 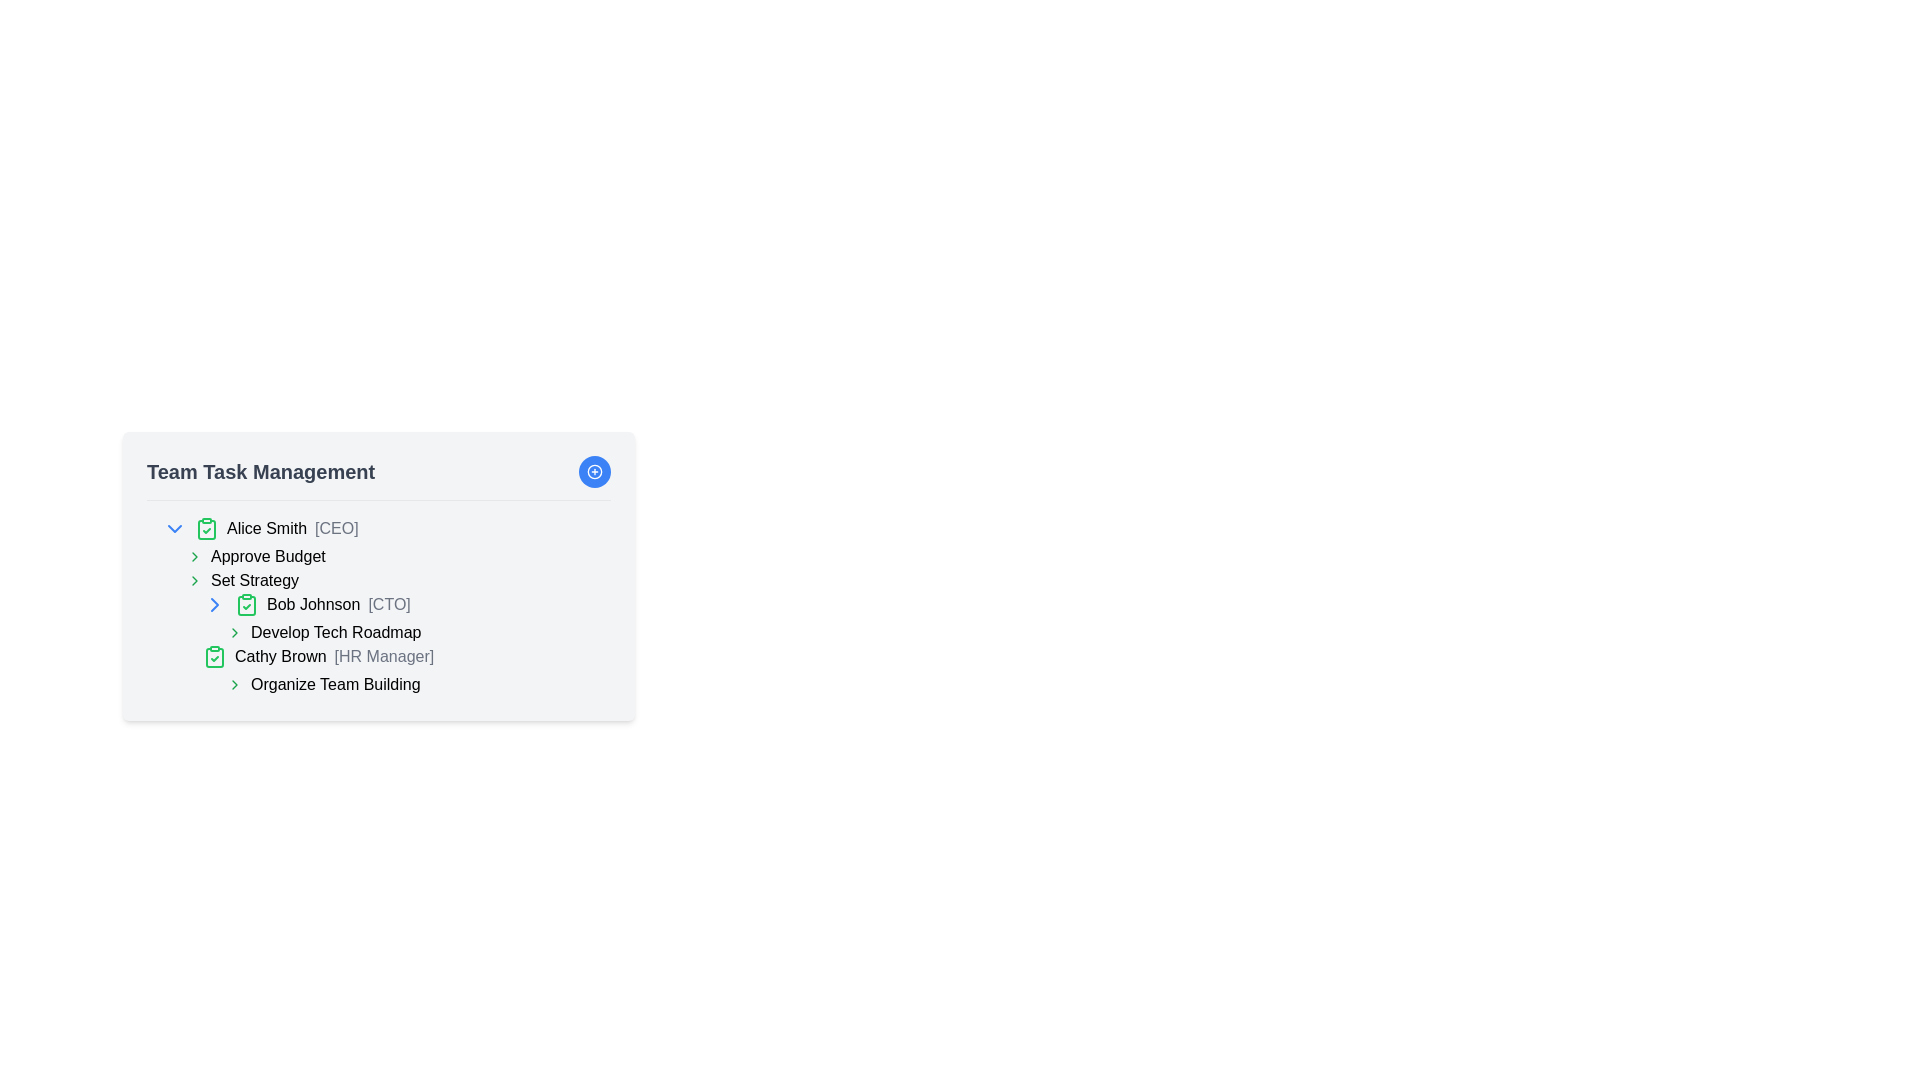 What do you see at coordinates (174, 527) in the screenshot?
I see `the chevron button located to the left of 'Alice Smith [CEO]'` at bounding box center [174, 527].